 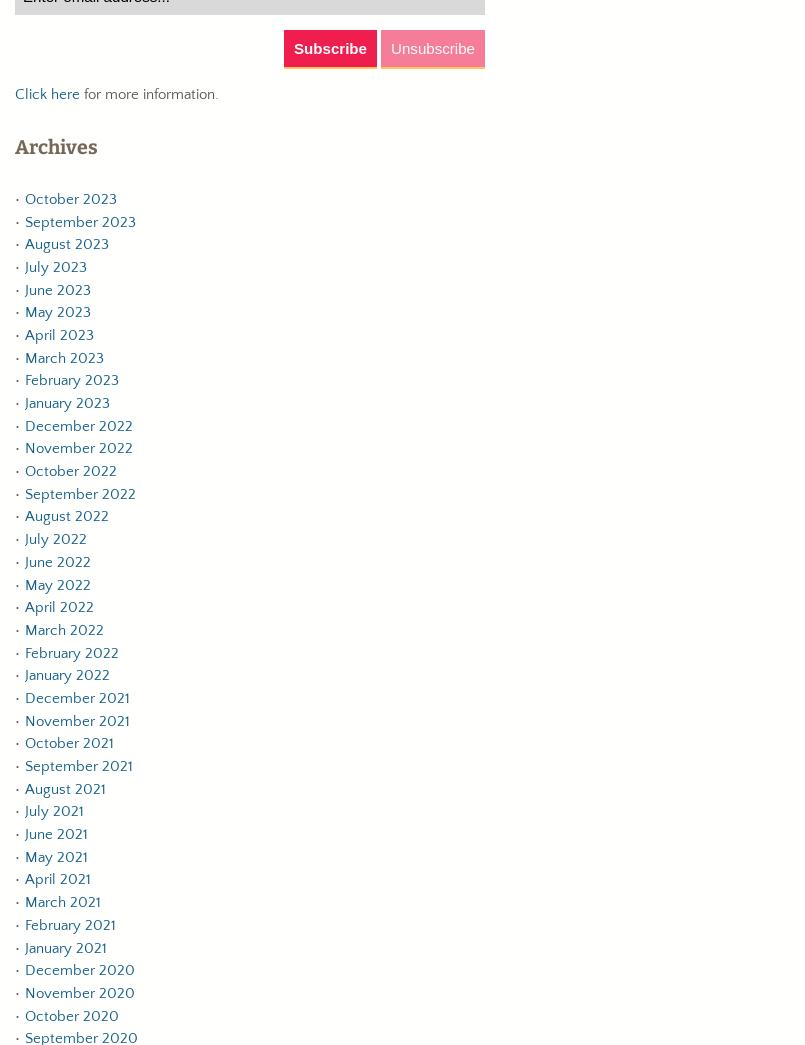 I want to click on 'July 2021', so click(x=54, y=811).